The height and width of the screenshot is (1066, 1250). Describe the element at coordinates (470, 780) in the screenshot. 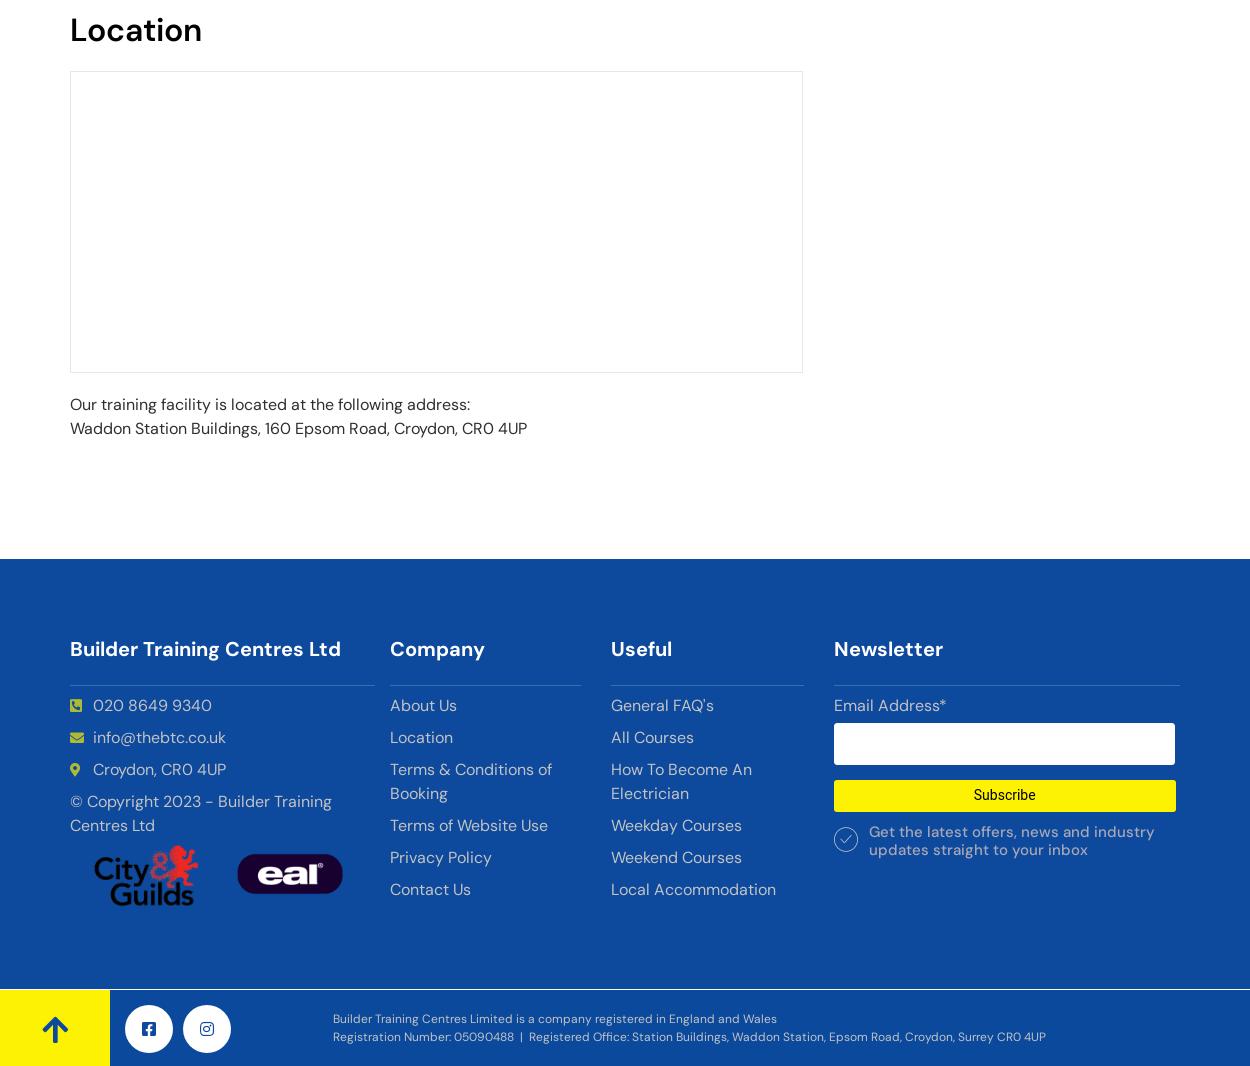

I see `'Terms & Conditions of Booking'` at that location.